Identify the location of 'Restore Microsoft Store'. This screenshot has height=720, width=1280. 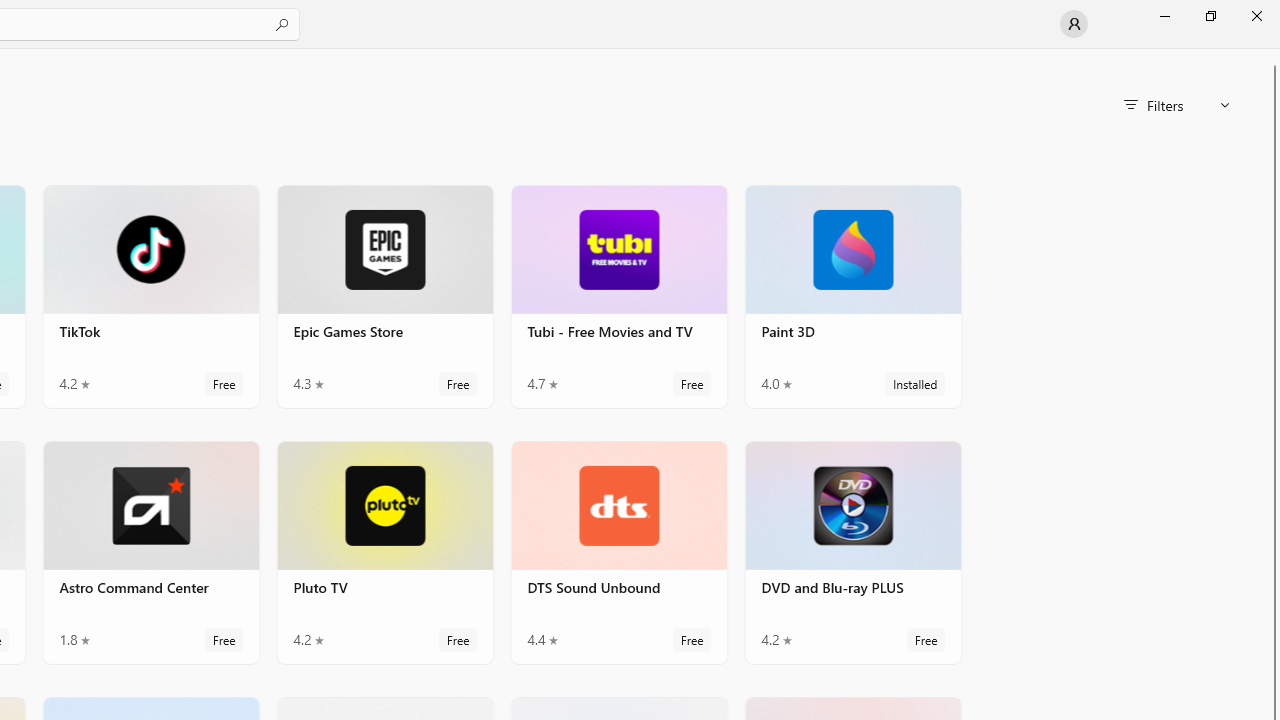
(1209, 15).